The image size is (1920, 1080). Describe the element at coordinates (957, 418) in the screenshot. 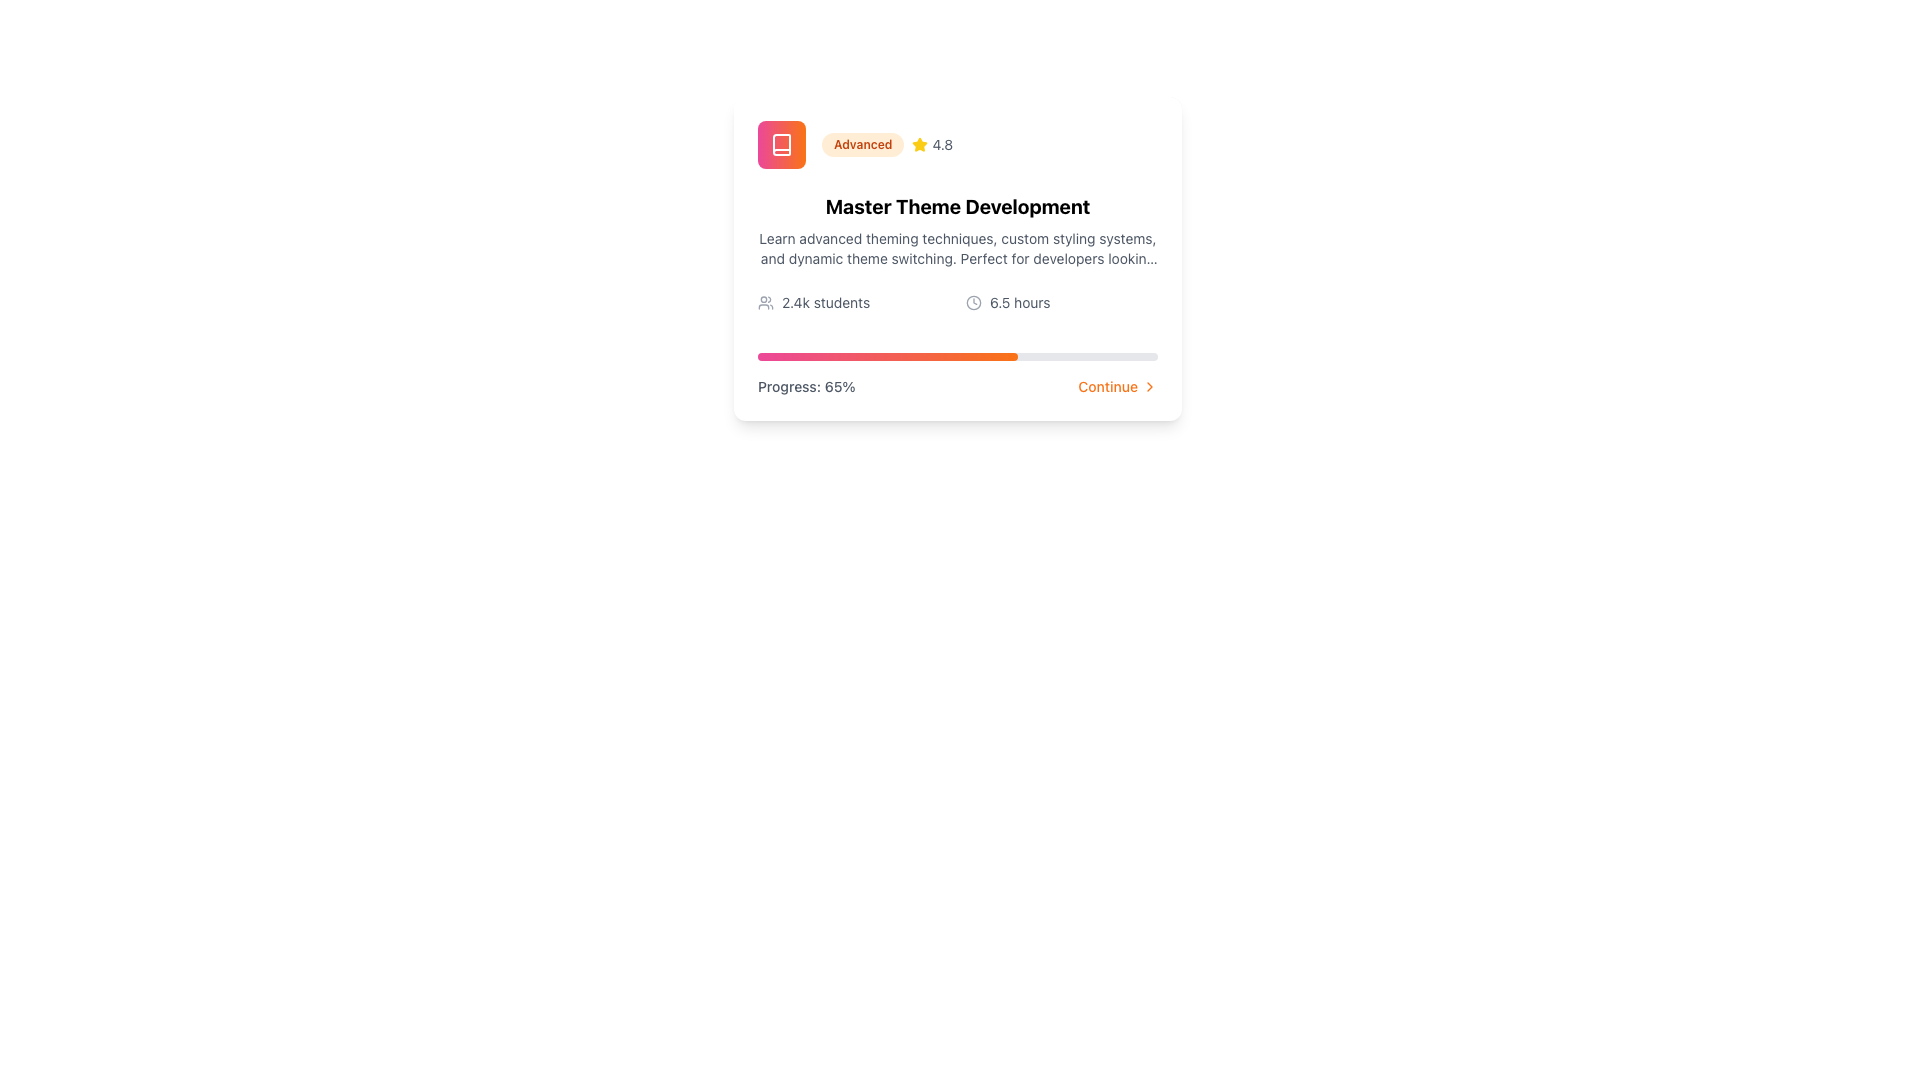

I see `the decorative bar at the bottom of the card layout displaying a gradient from pink to orange, which contains 'Master Theme Development' details` at that location.